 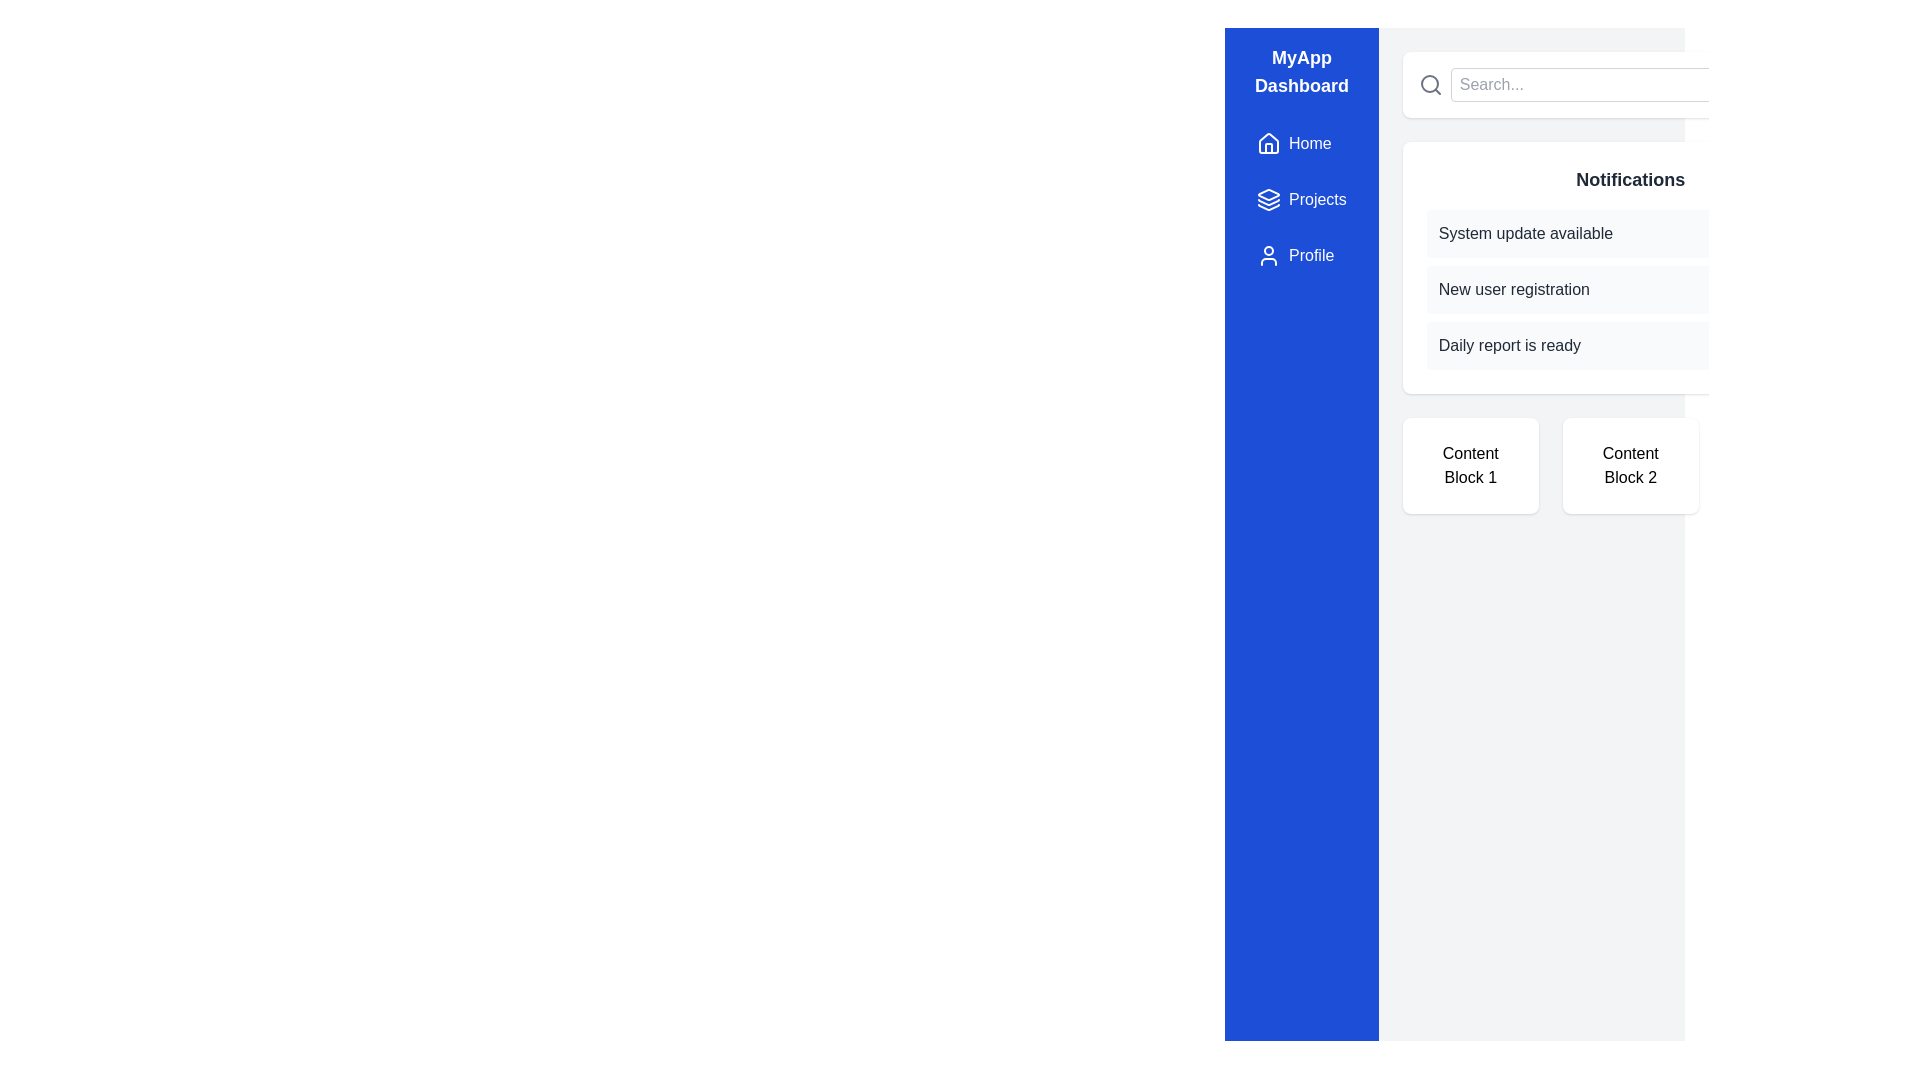 I want to click on the static text label that displays 'New user registration' in bold, dark gray font, positioned within the notifications section of the UI, so click(x=1514, y=289).